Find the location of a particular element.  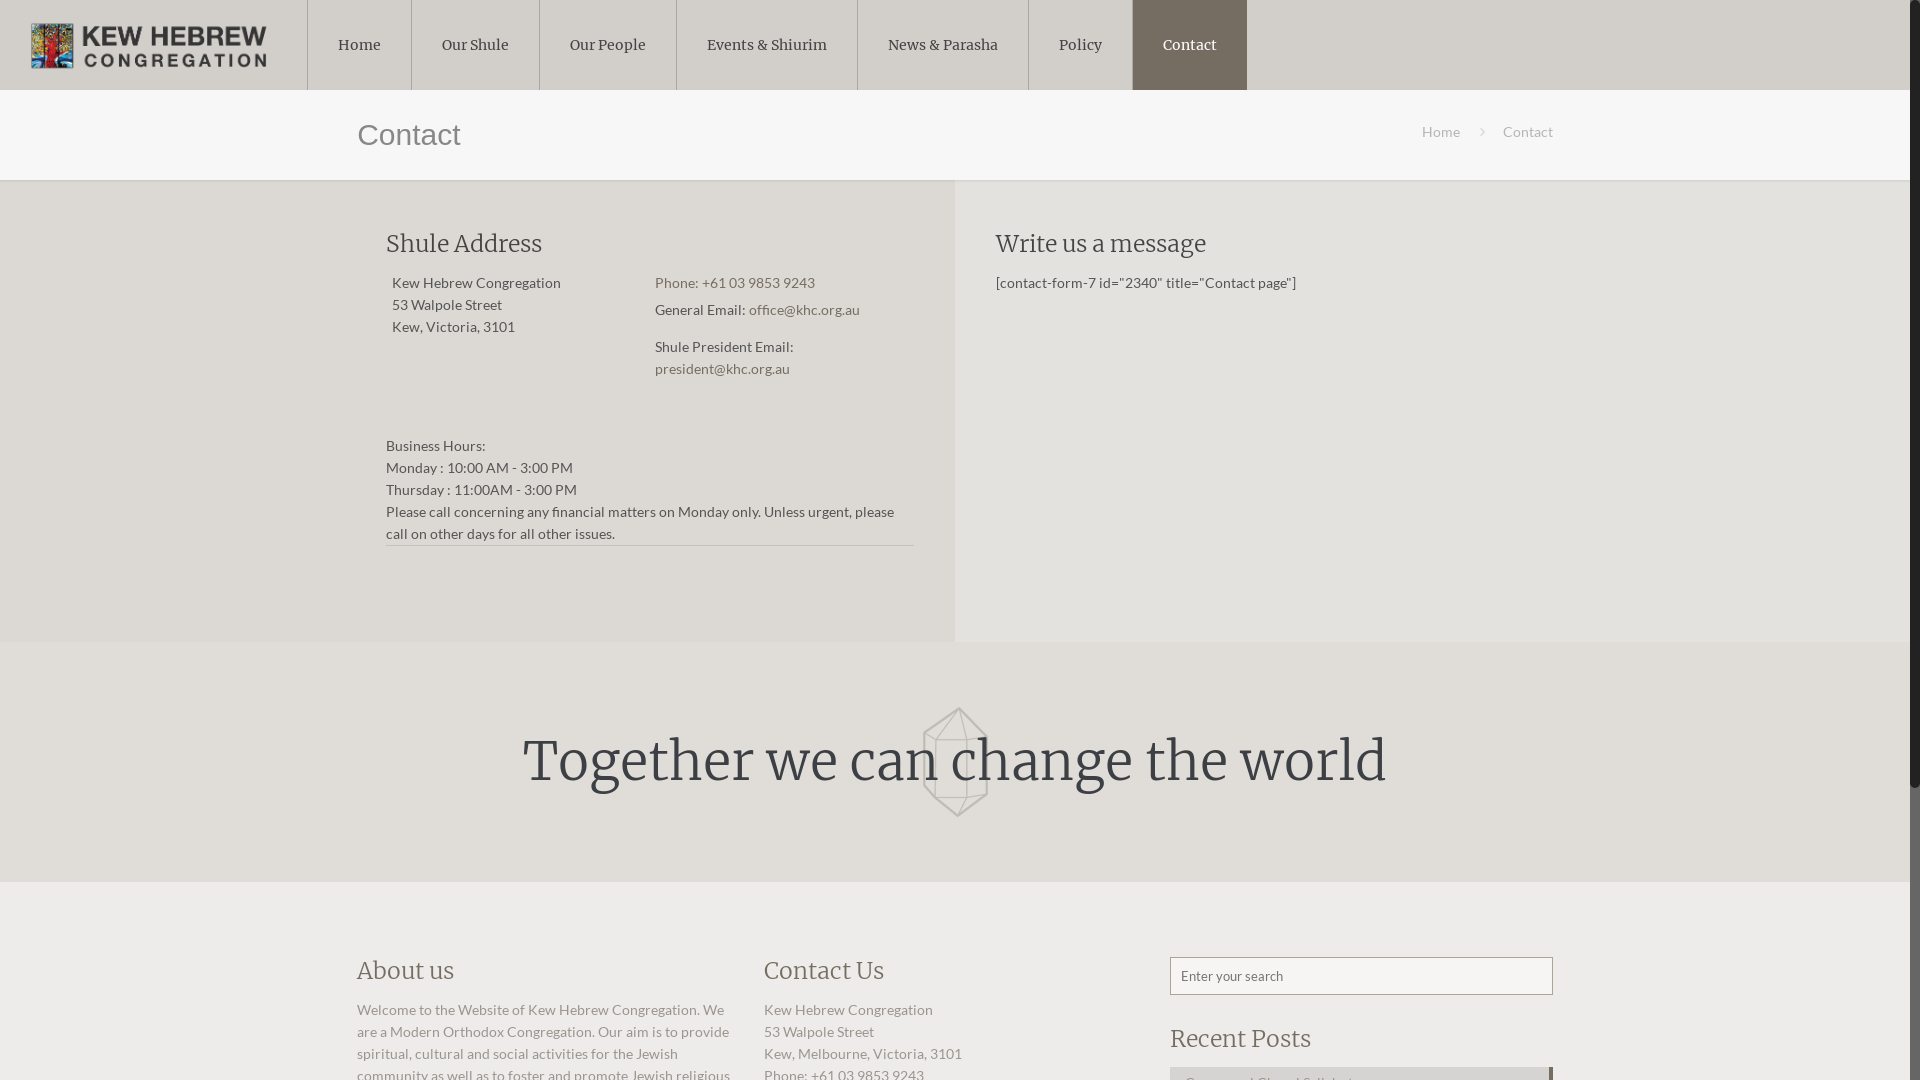

'Policy' is located at coordinates (1079, 45).